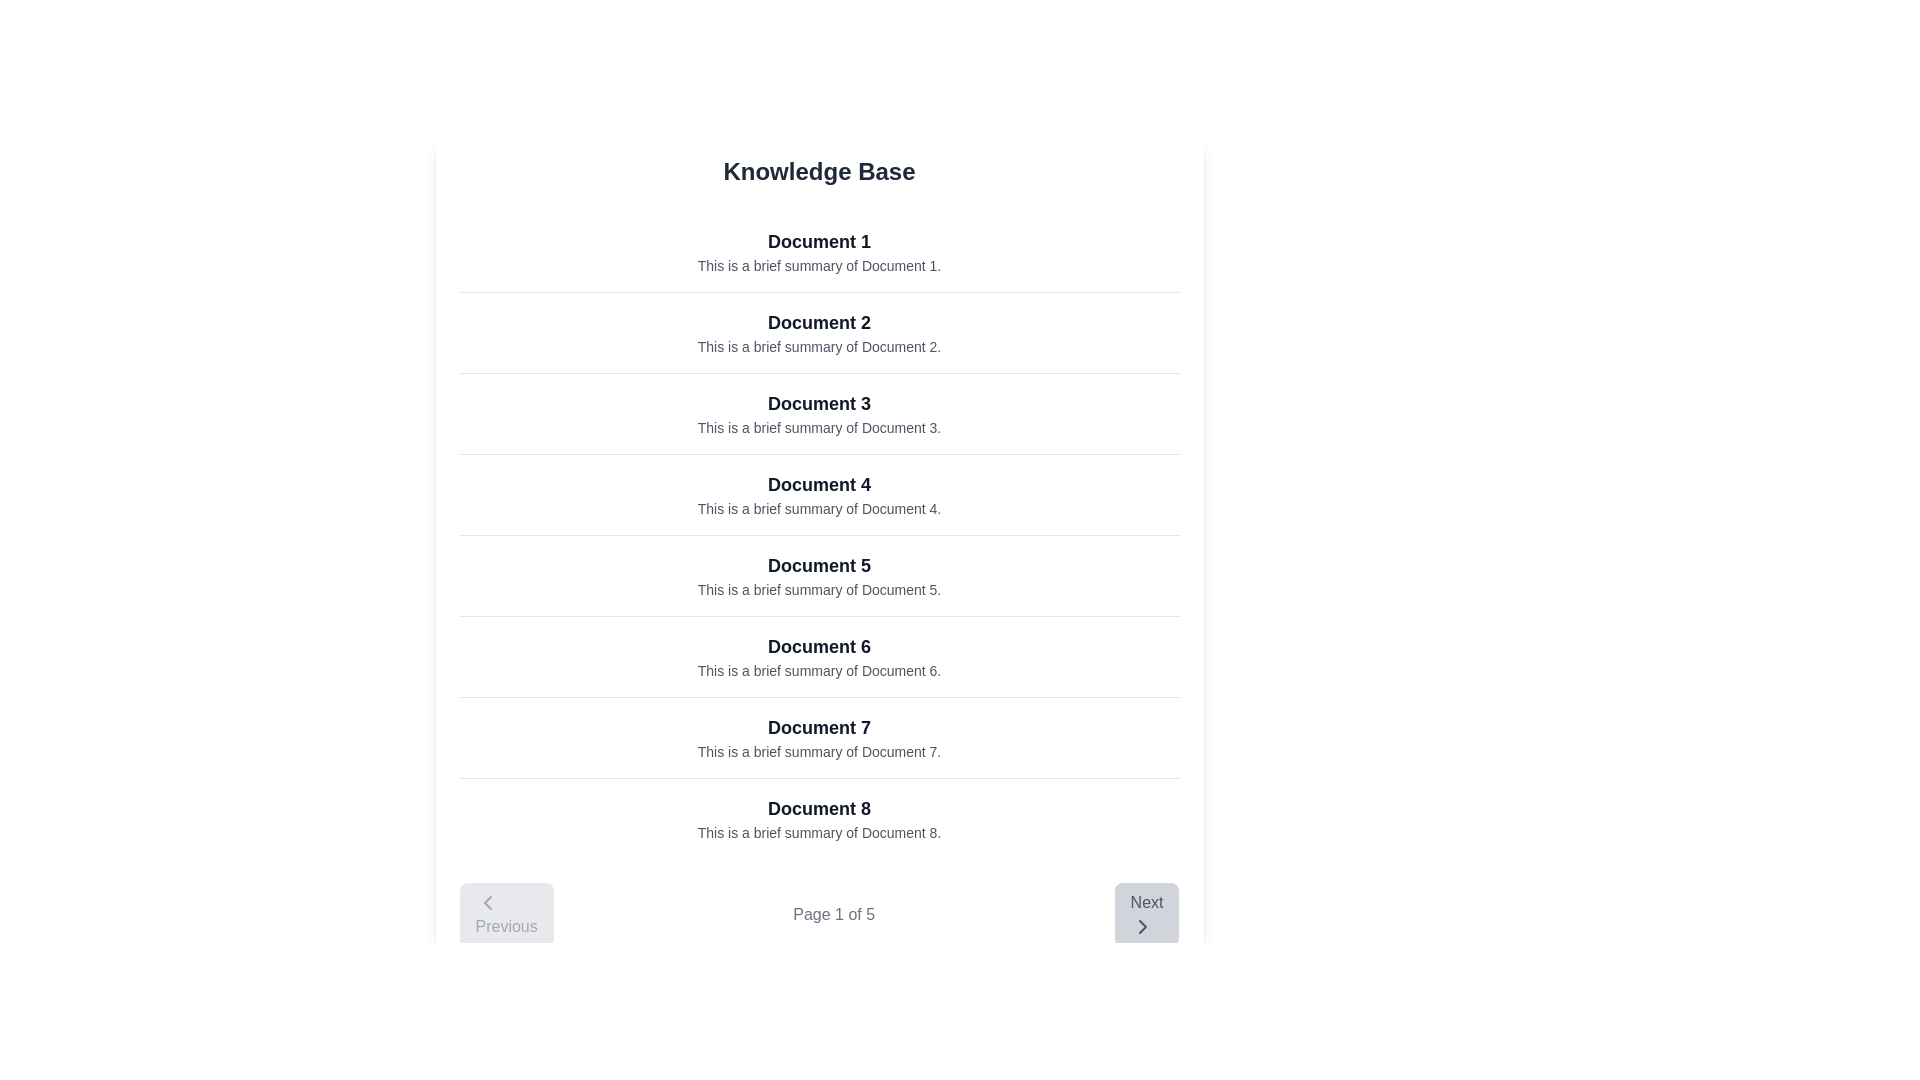 The height and width of the screenshot is (1080, 1920). I want to click on the text block titled 'Document 2' which contains a summary of 'This is a brief summary of Document 2.', so click(819, 331).